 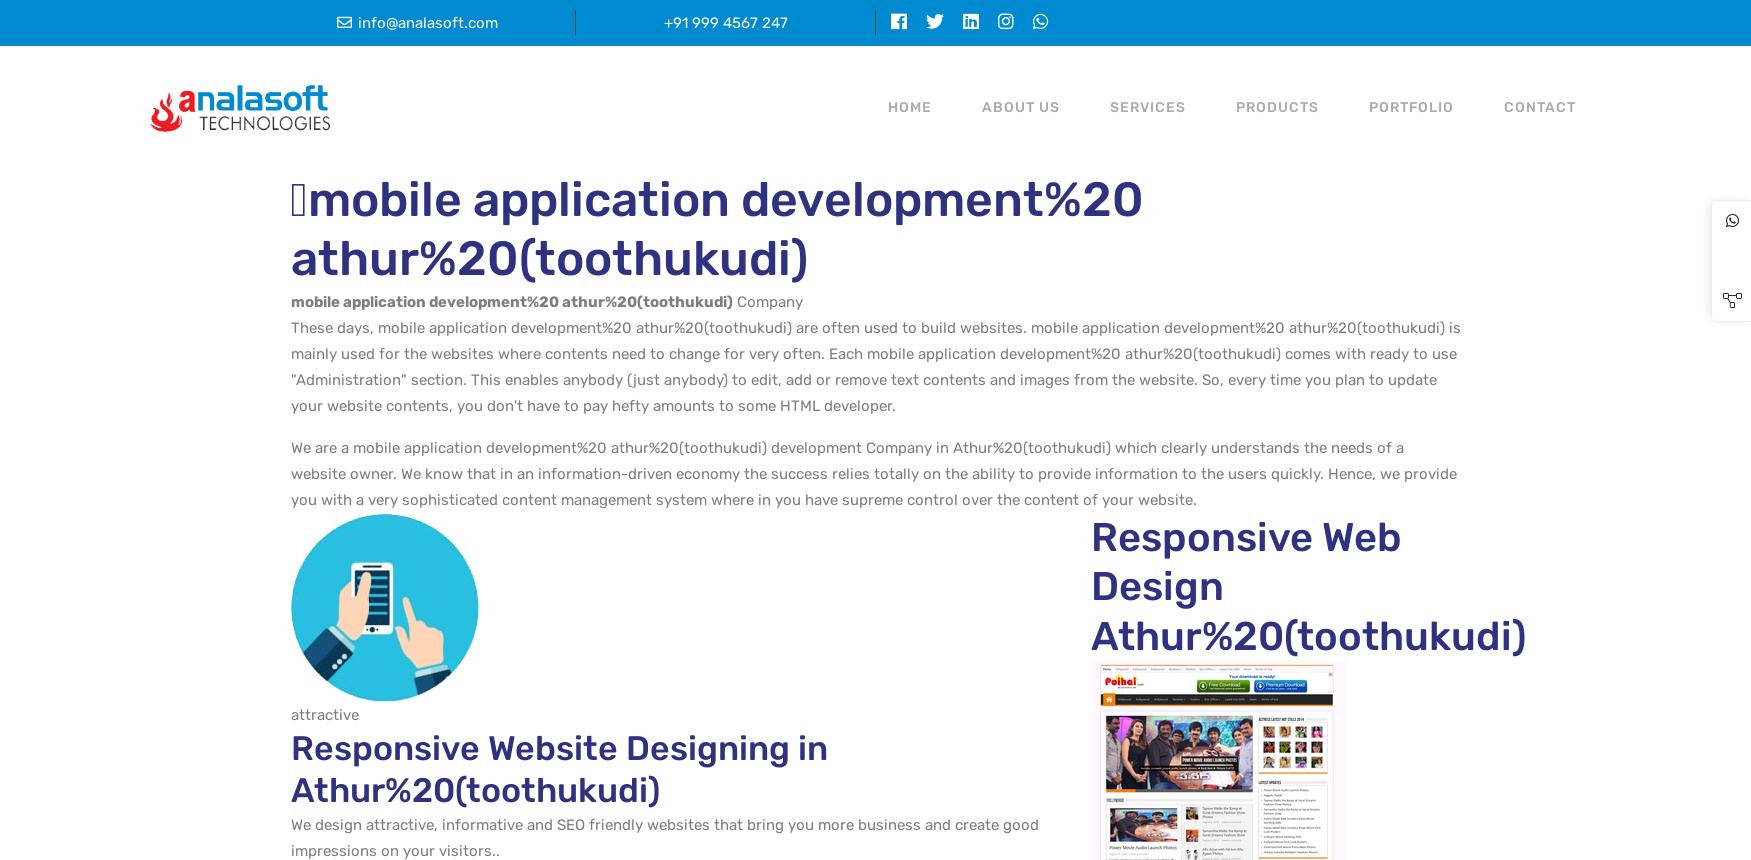 What do you see at coordinates (1540, 106) in the screenshot?
I see `'CONTACT'` at bounding box center [1540, 106].